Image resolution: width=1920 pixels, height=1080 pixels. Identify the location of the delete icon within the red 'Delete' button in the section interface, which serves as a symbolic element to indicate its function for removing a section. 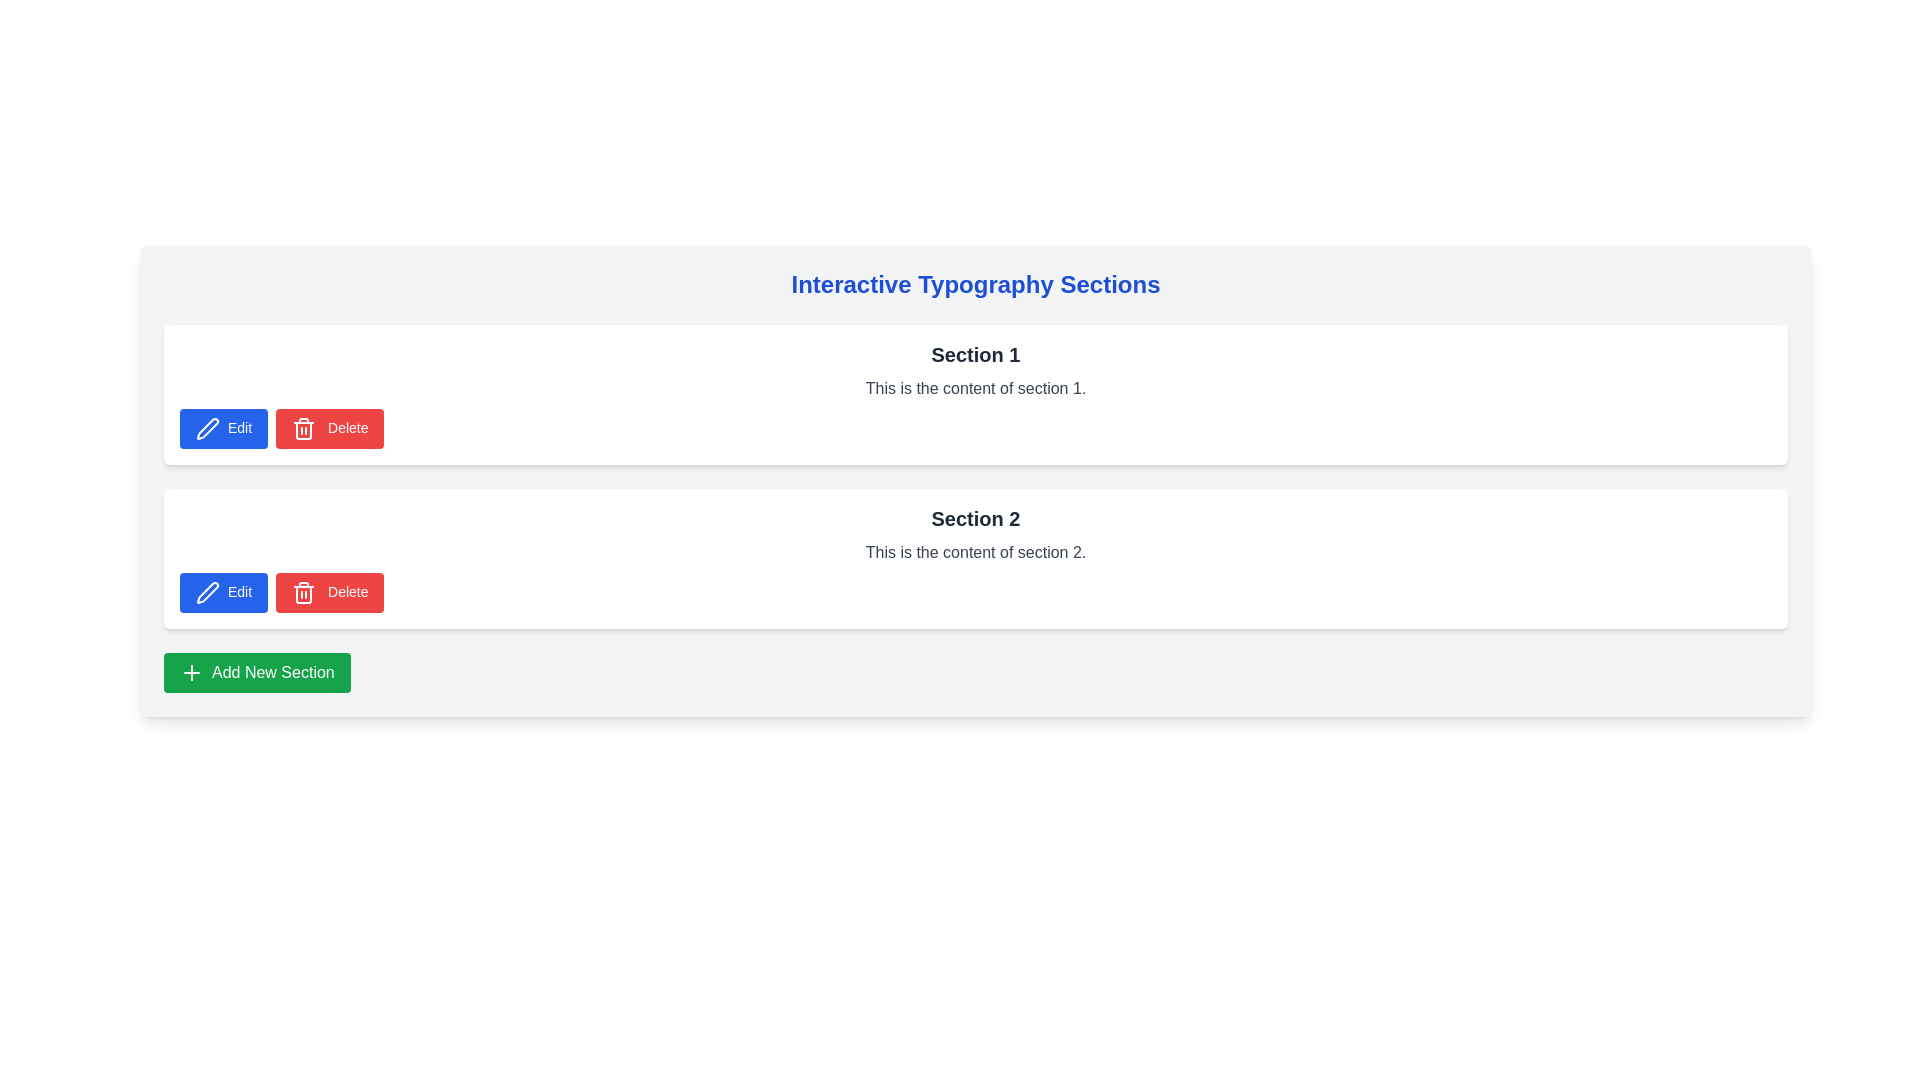
(303, 592).